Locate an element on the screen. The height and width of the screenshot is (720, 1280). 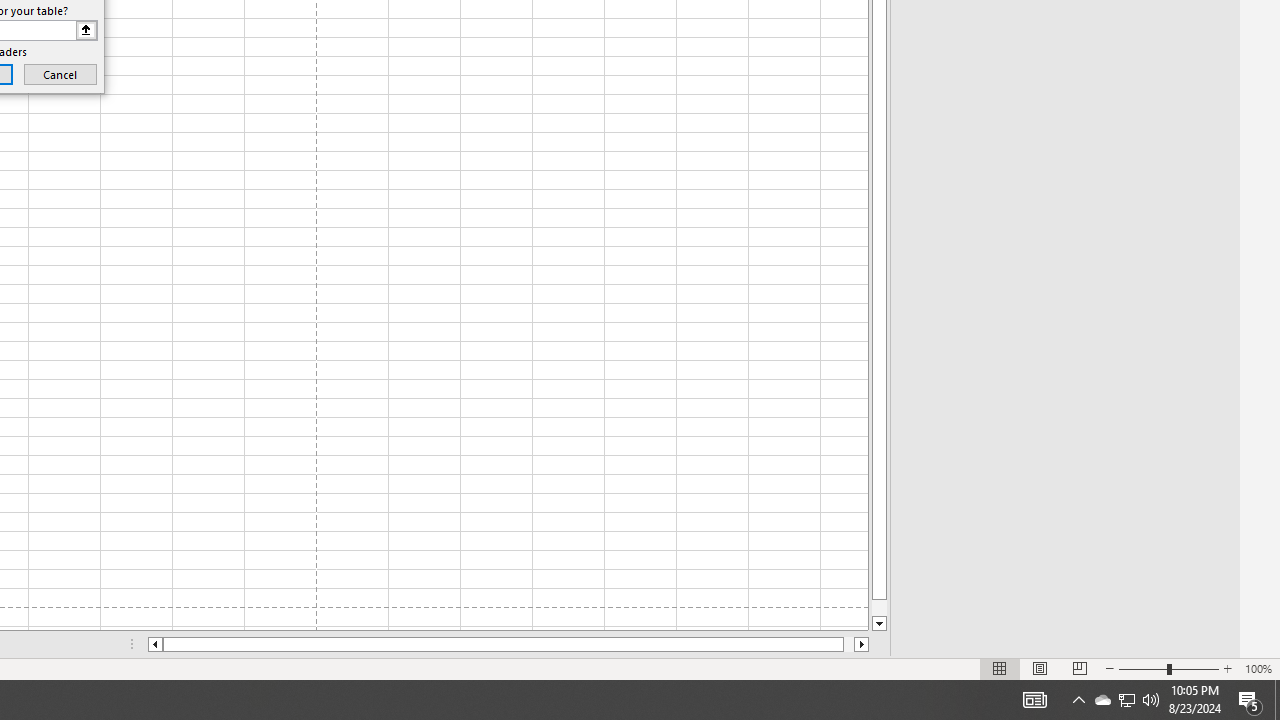
'Page down' is located at coordinates (879, 607).